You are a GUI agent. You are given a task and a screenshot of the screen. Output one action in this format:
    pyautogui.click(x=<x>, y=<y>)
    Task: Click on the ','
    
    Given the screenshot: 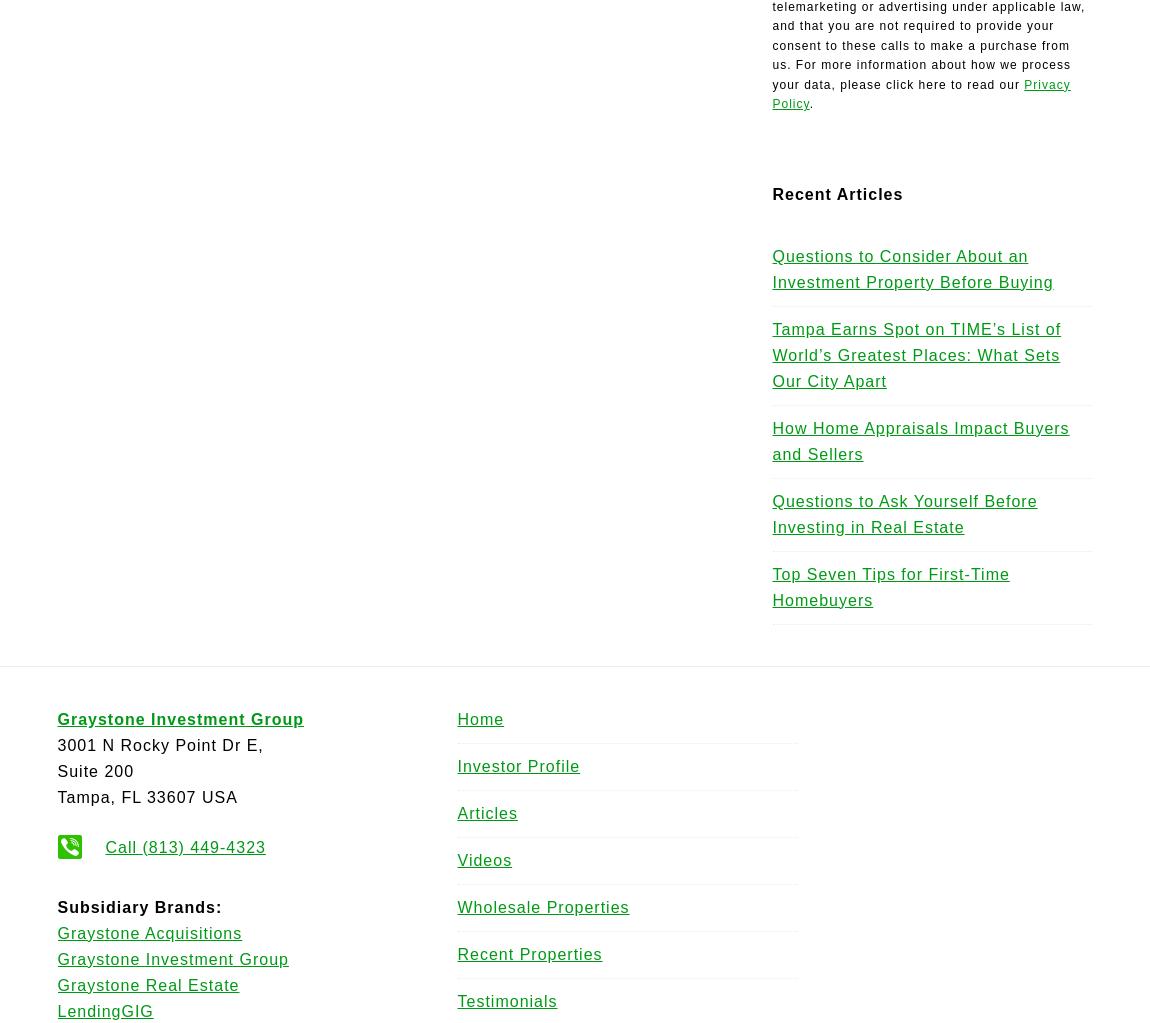 What is the action you would take?
    pyautogui.click(x=114, y=796)
    